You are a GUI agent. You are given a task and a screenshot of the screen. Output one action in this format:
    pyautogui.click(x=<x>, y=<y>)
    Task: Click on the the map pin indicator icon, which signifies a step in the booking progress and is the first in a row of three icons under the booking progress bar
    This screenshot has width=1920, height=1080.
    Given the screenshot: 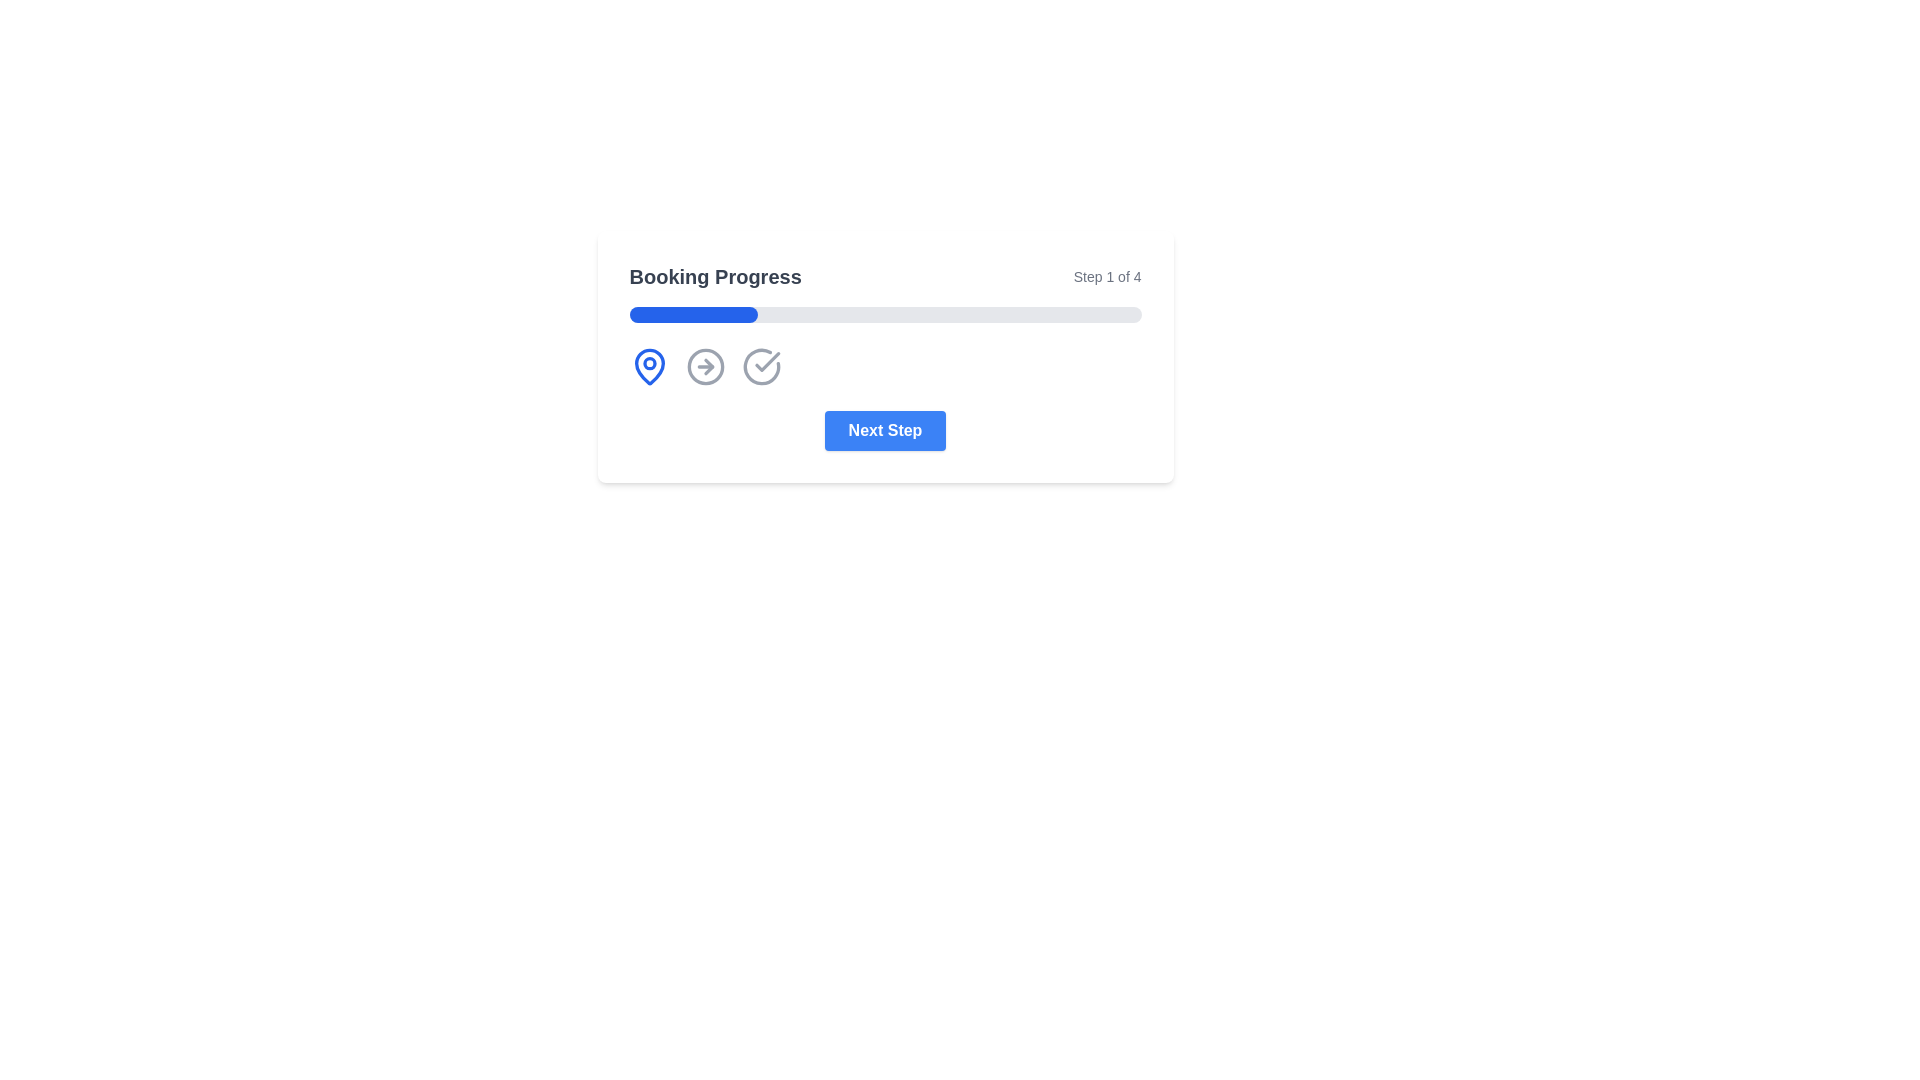 What is the action you would take?
    pyautogui.click(x=649, y=366)
    